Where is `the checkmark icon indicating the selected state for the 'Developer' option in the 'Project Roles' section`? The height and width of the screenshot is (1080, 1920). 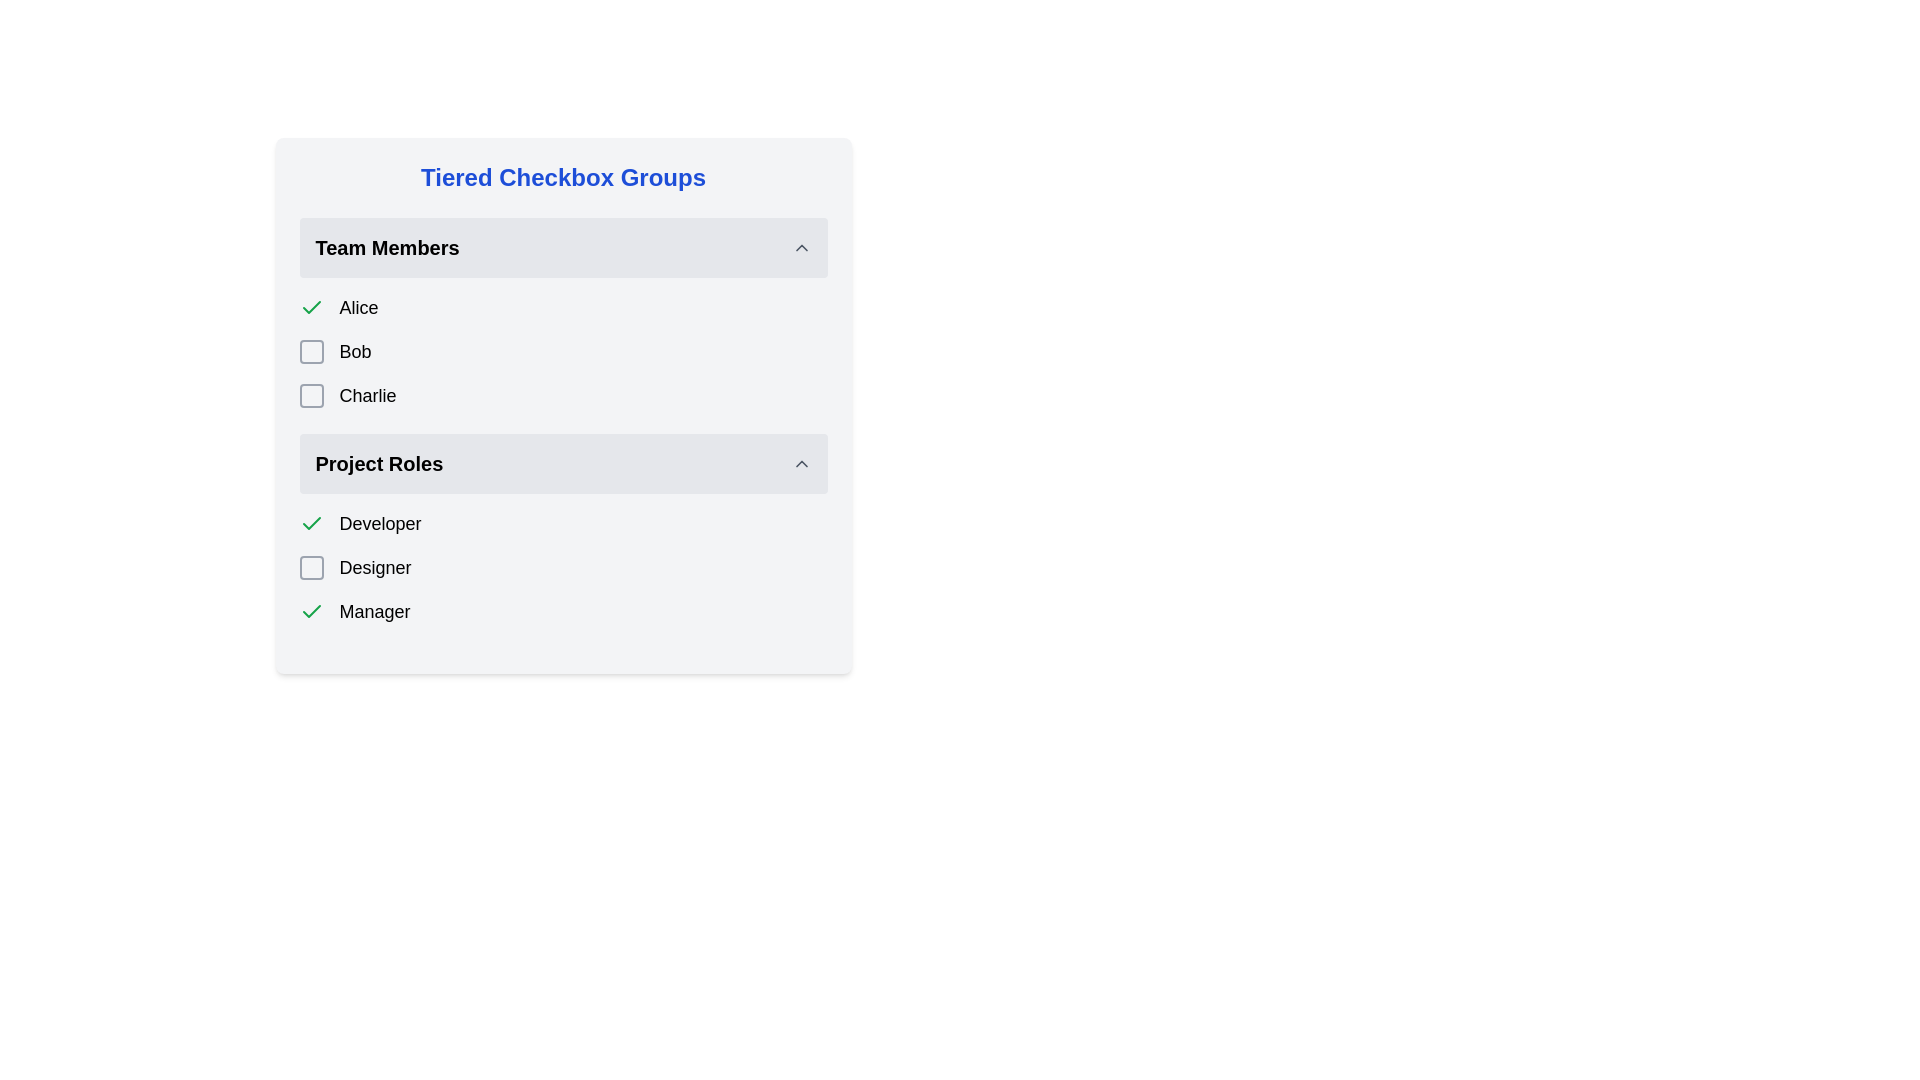 the checkmark icon indicating the selected state for the 'Developer' option in the 'Project Roles' section is located at coordinates (310, 307).